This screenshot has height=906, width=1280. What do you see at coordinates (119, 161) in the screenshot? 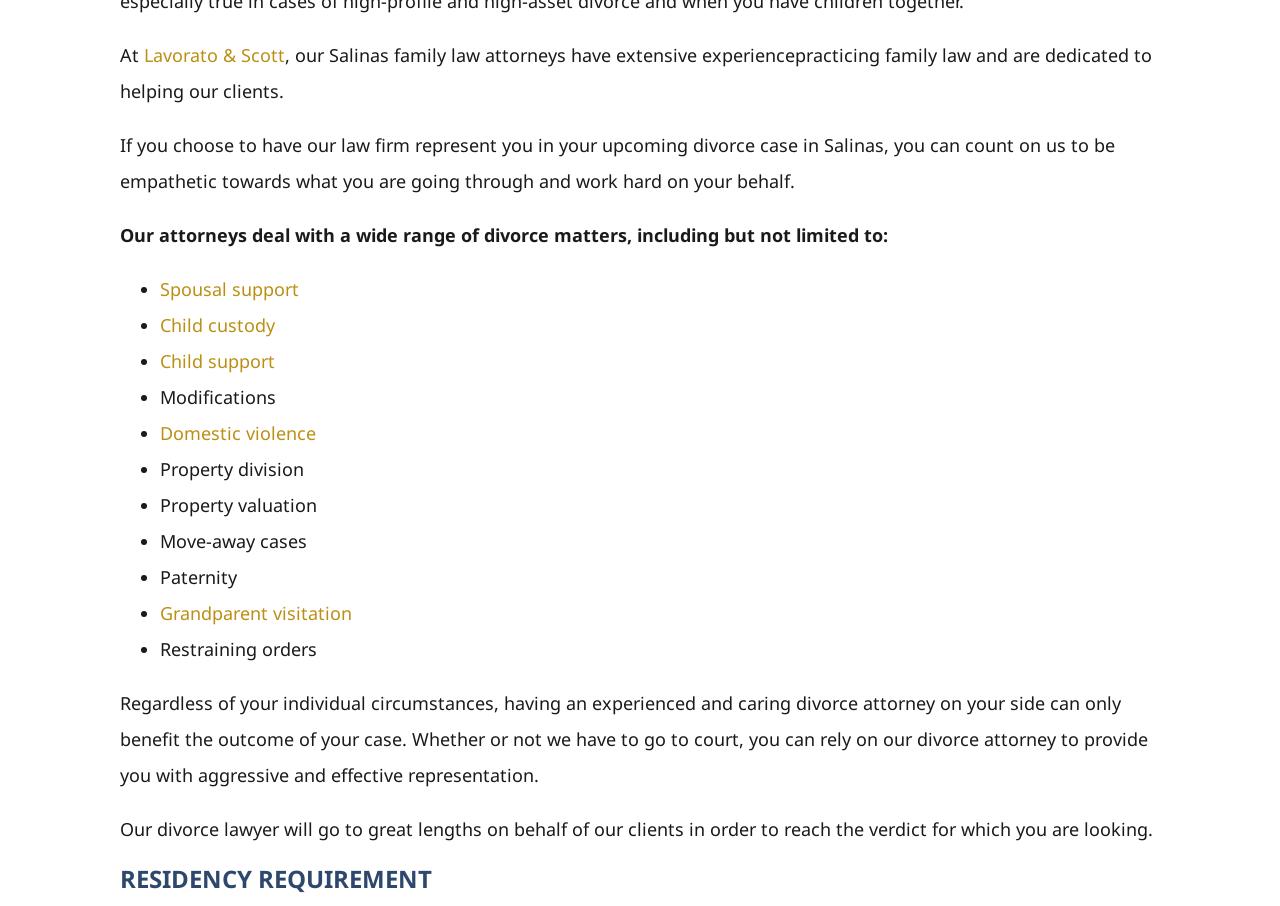
I see `'If you choose to have our law firm represent you in your upcoming divorce
	 case in Salinas, you can count on us to be empathetic towards what you
	 are going through and work hard on your behalf.'` at bounding box center [119, 161].